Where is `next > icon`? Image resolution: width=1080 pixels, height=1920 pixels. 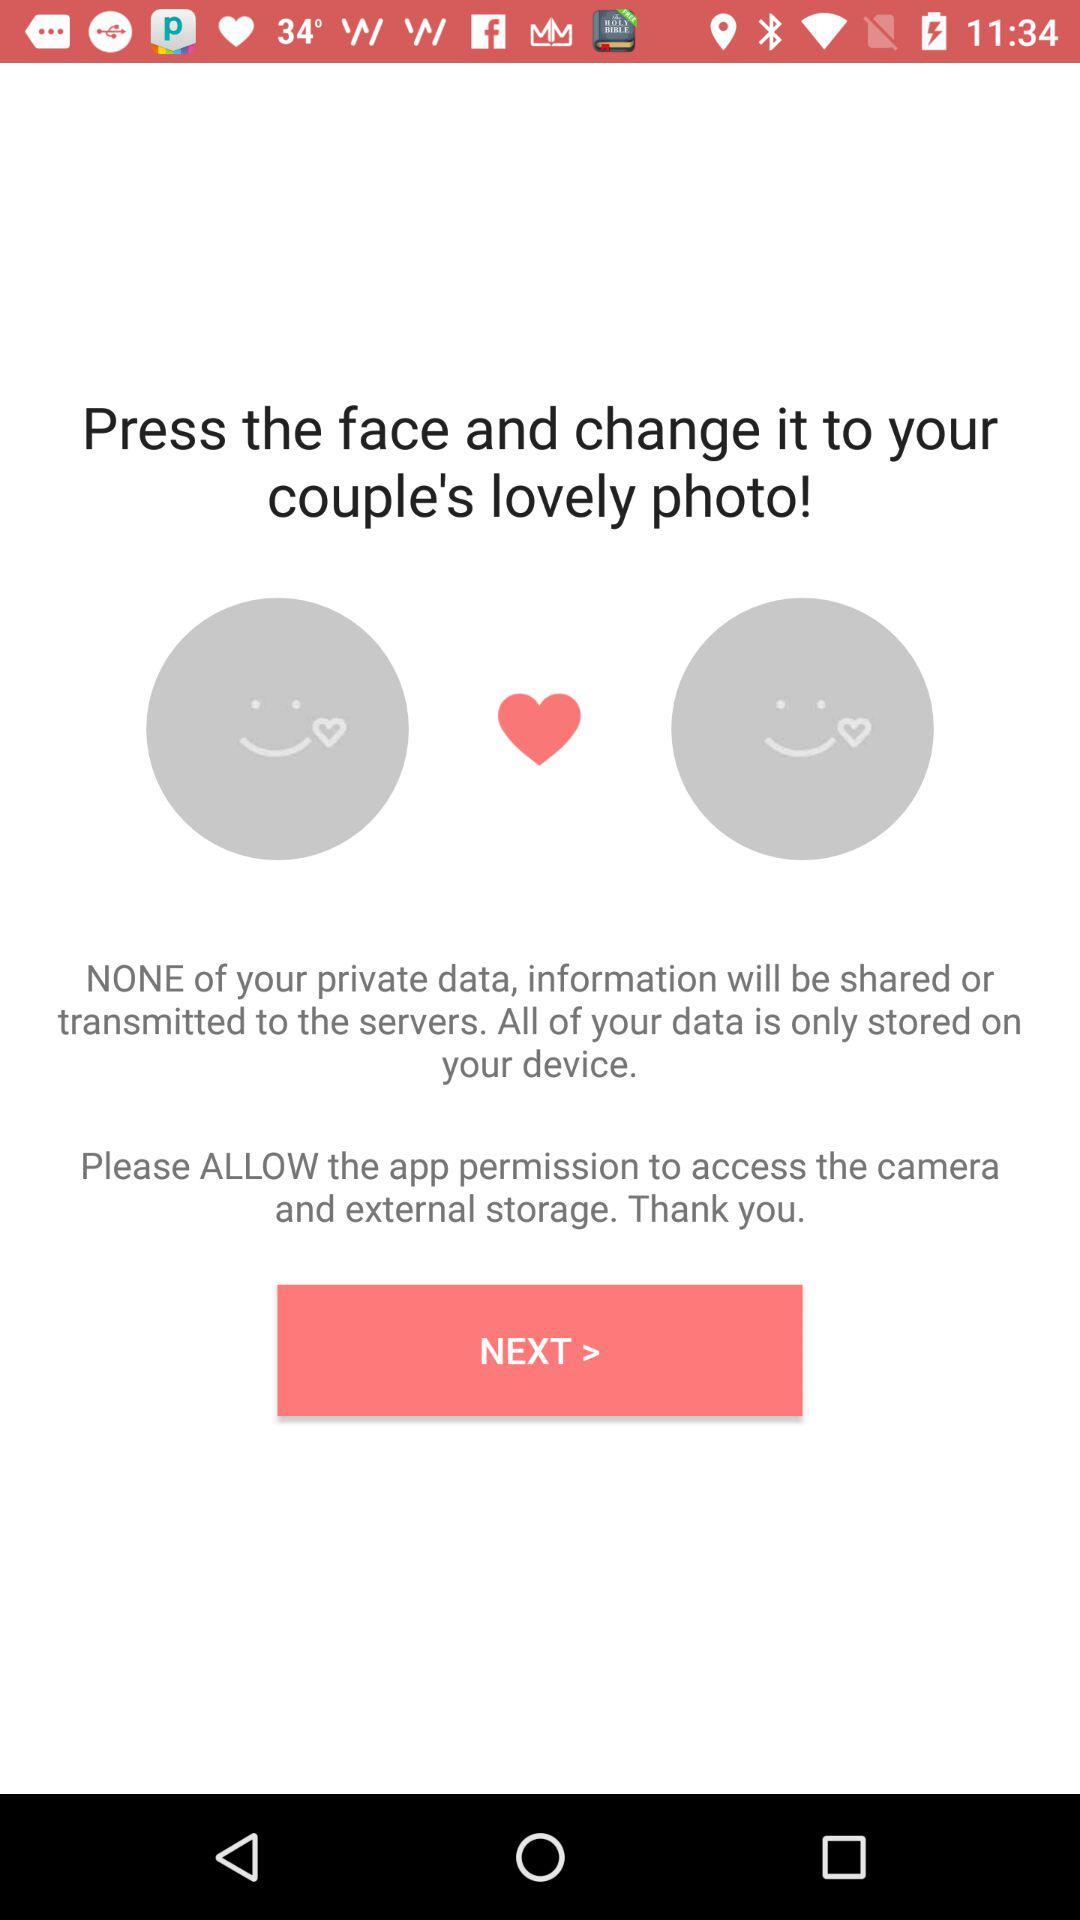 next > icon is located at coordinates (540, 1350).